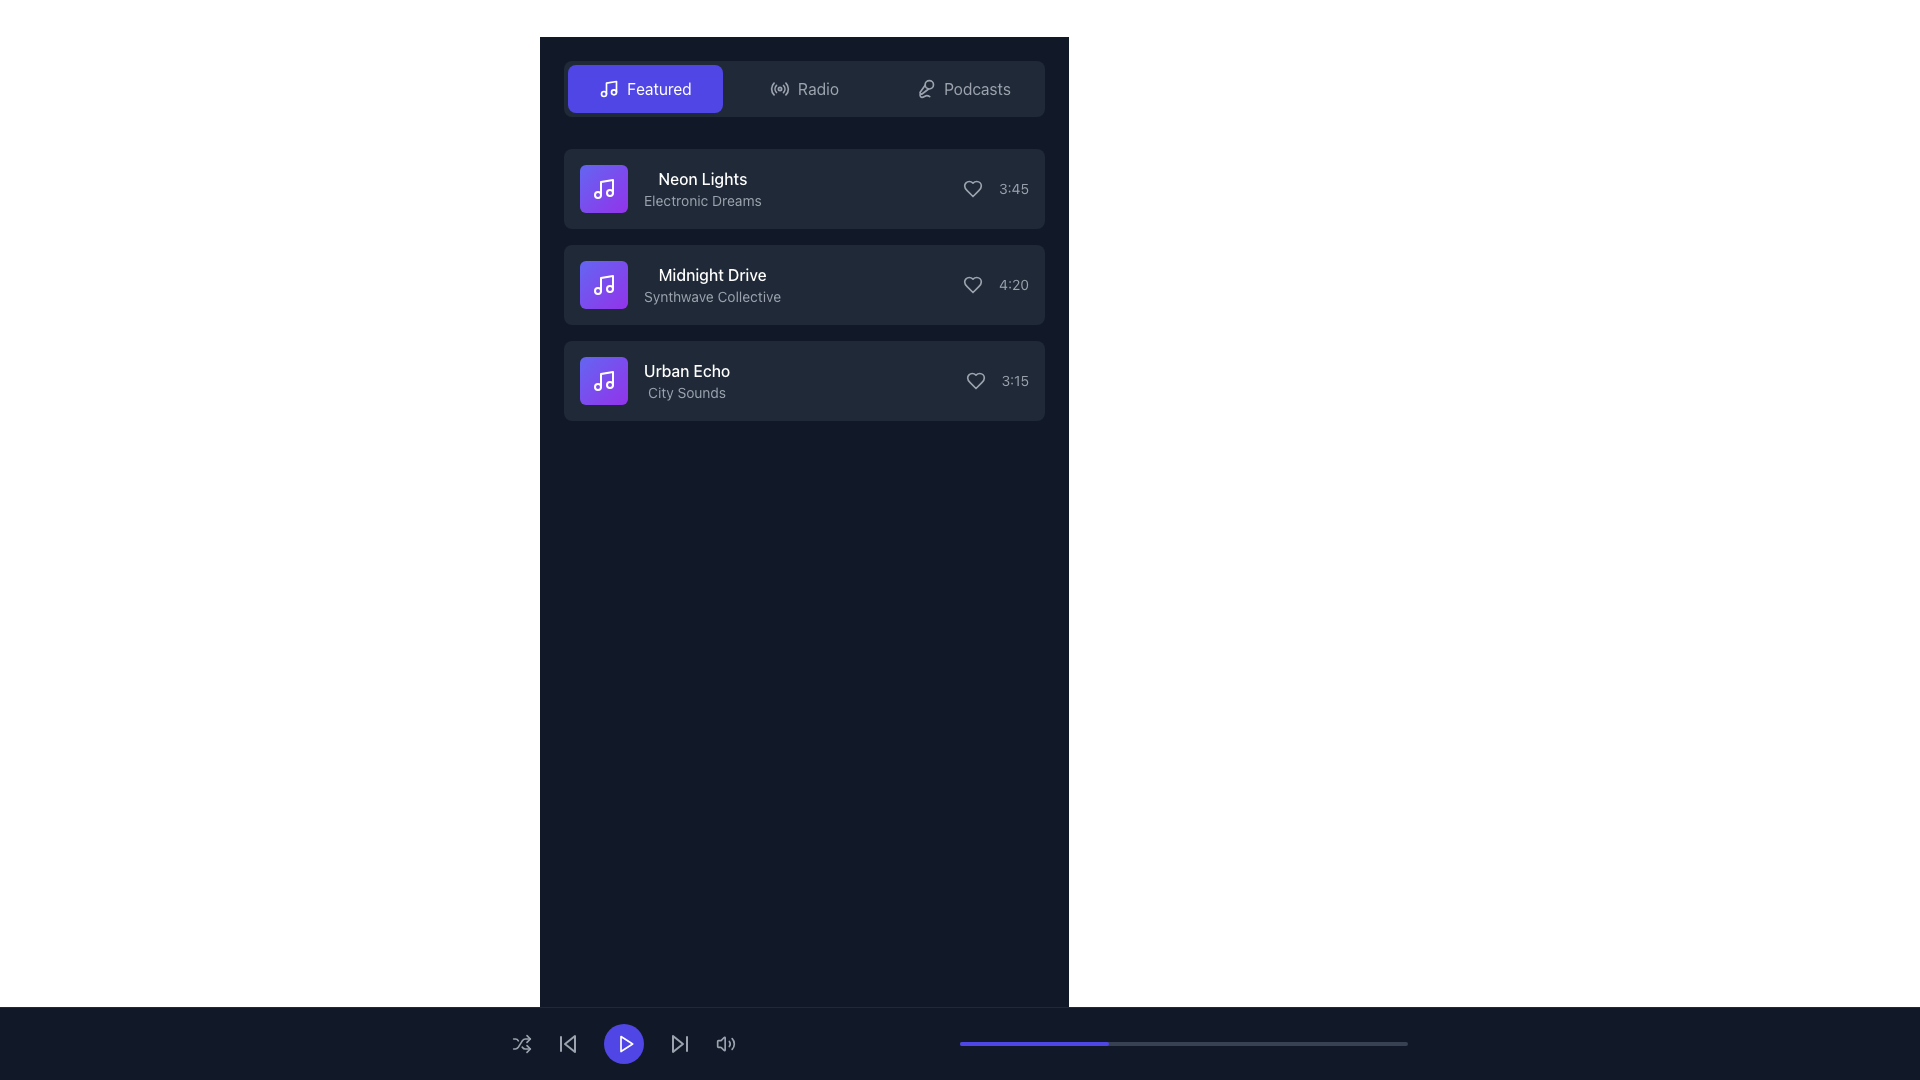 This screenshot has height=1080, width=1920. Describe the element at coordinates (569, 1043) in the screenshot. I see `the 'Skip Back' icon, which is a triangular arrow pointing` at that location.